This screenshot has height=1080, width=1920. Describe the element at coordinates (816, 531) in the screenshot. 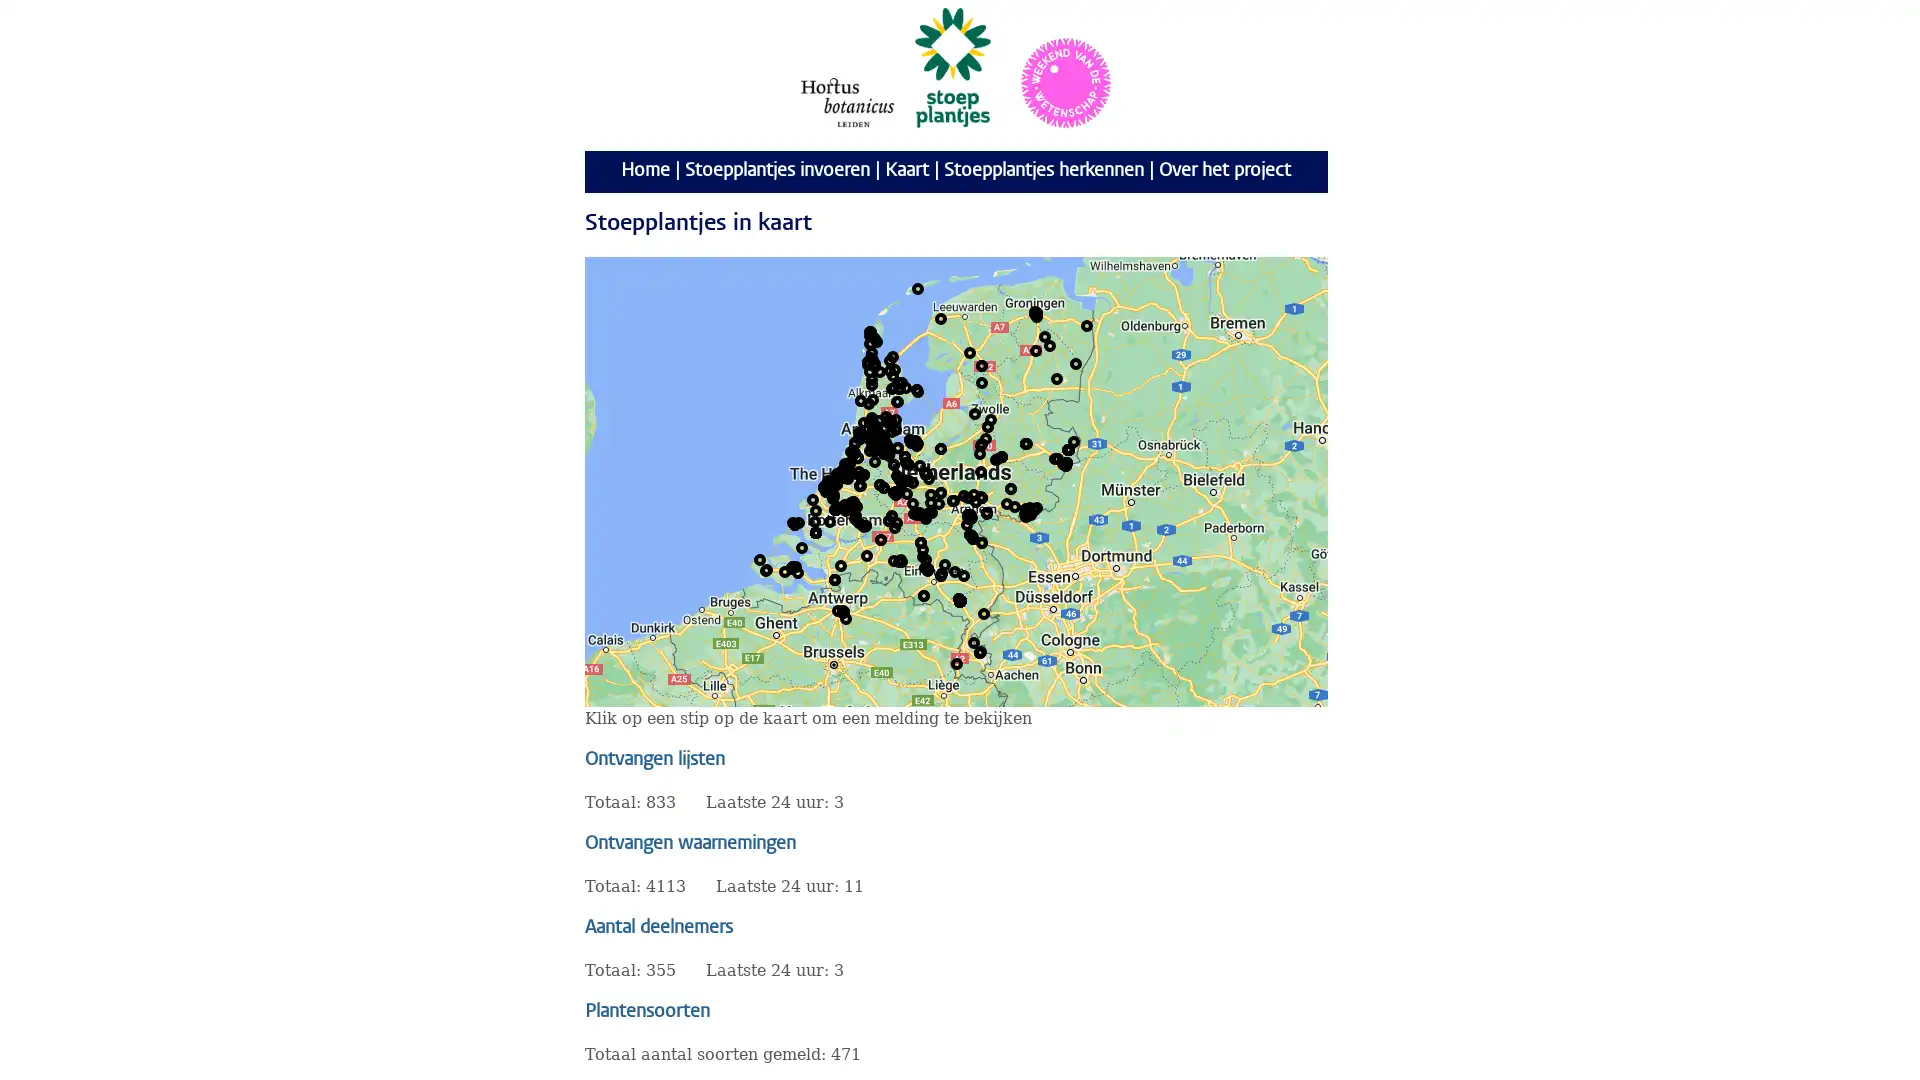

I see `Telling van Henk op 31 mei 2022` at that location.